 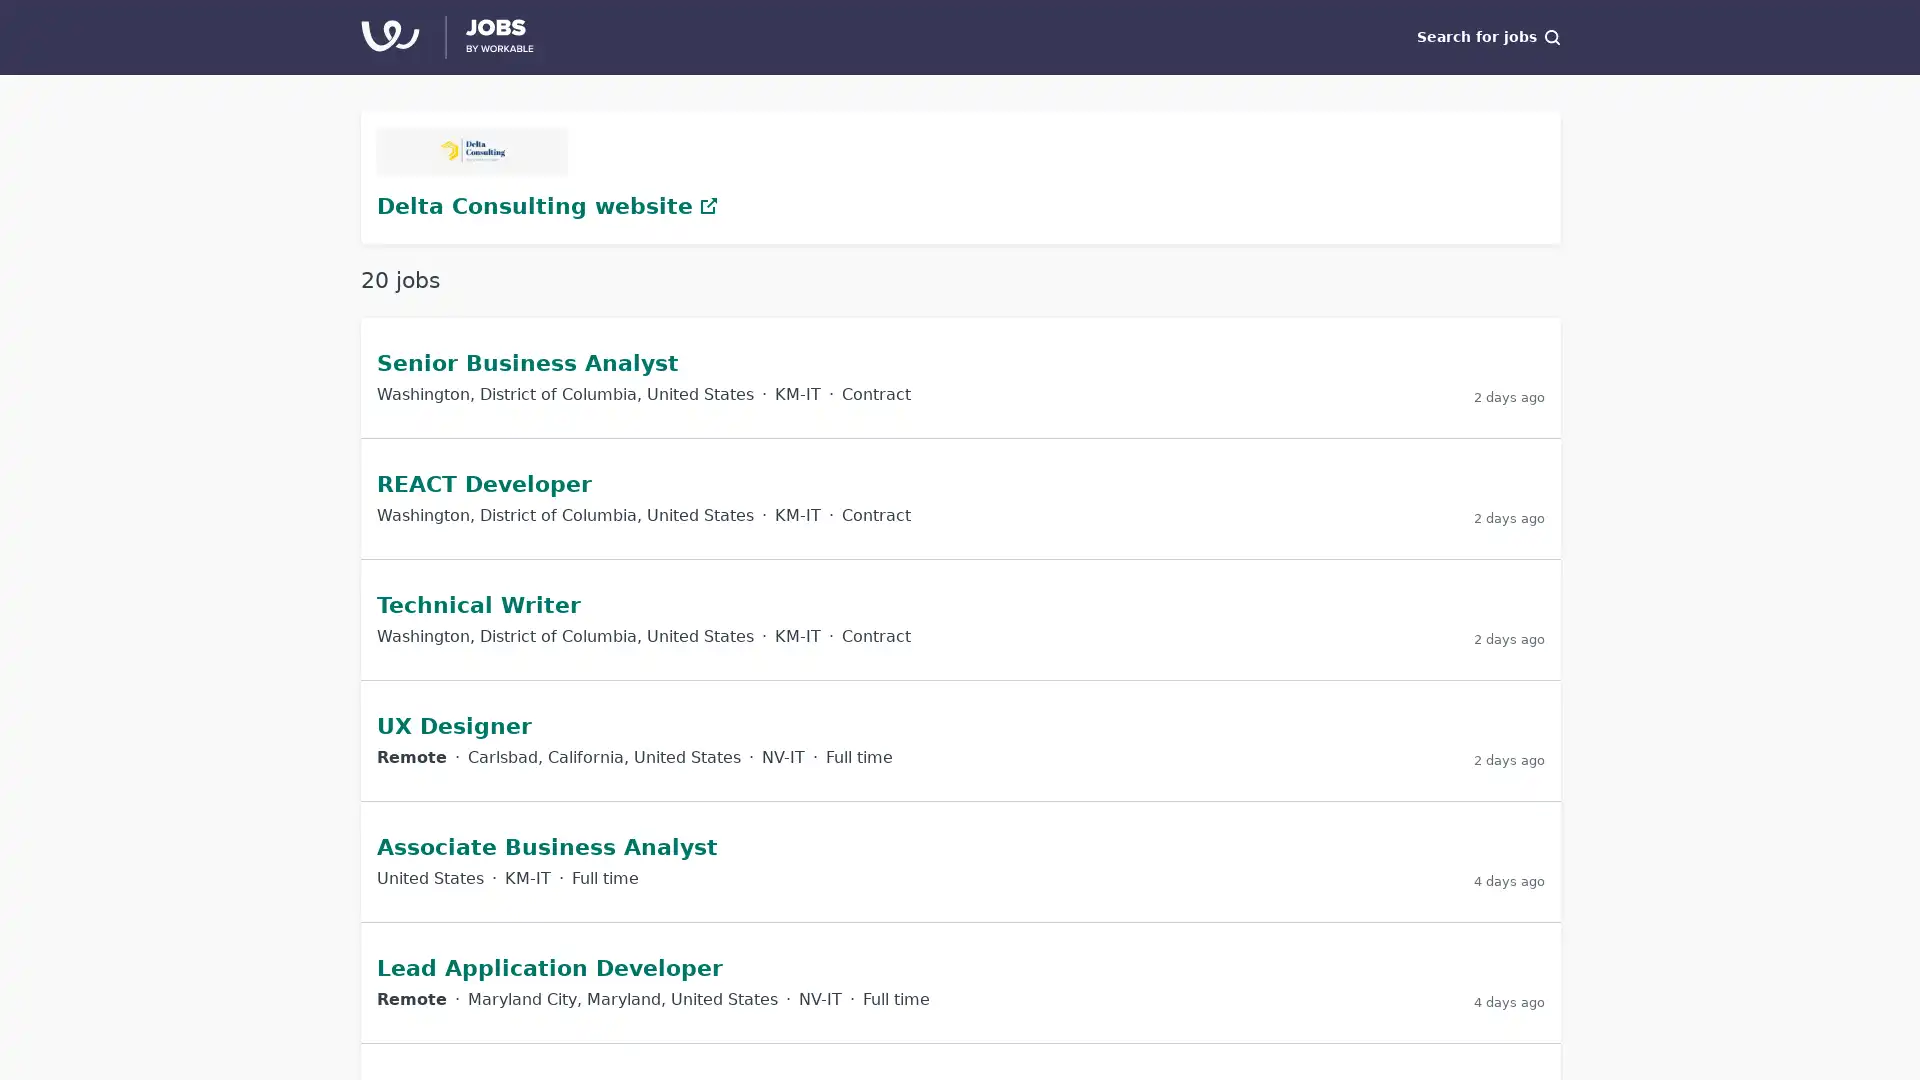 What do you see at coordinates (960, 617) in the screenshot?
I see `Technical Writer at Delta Consulting` at bounding box center [960, 617].